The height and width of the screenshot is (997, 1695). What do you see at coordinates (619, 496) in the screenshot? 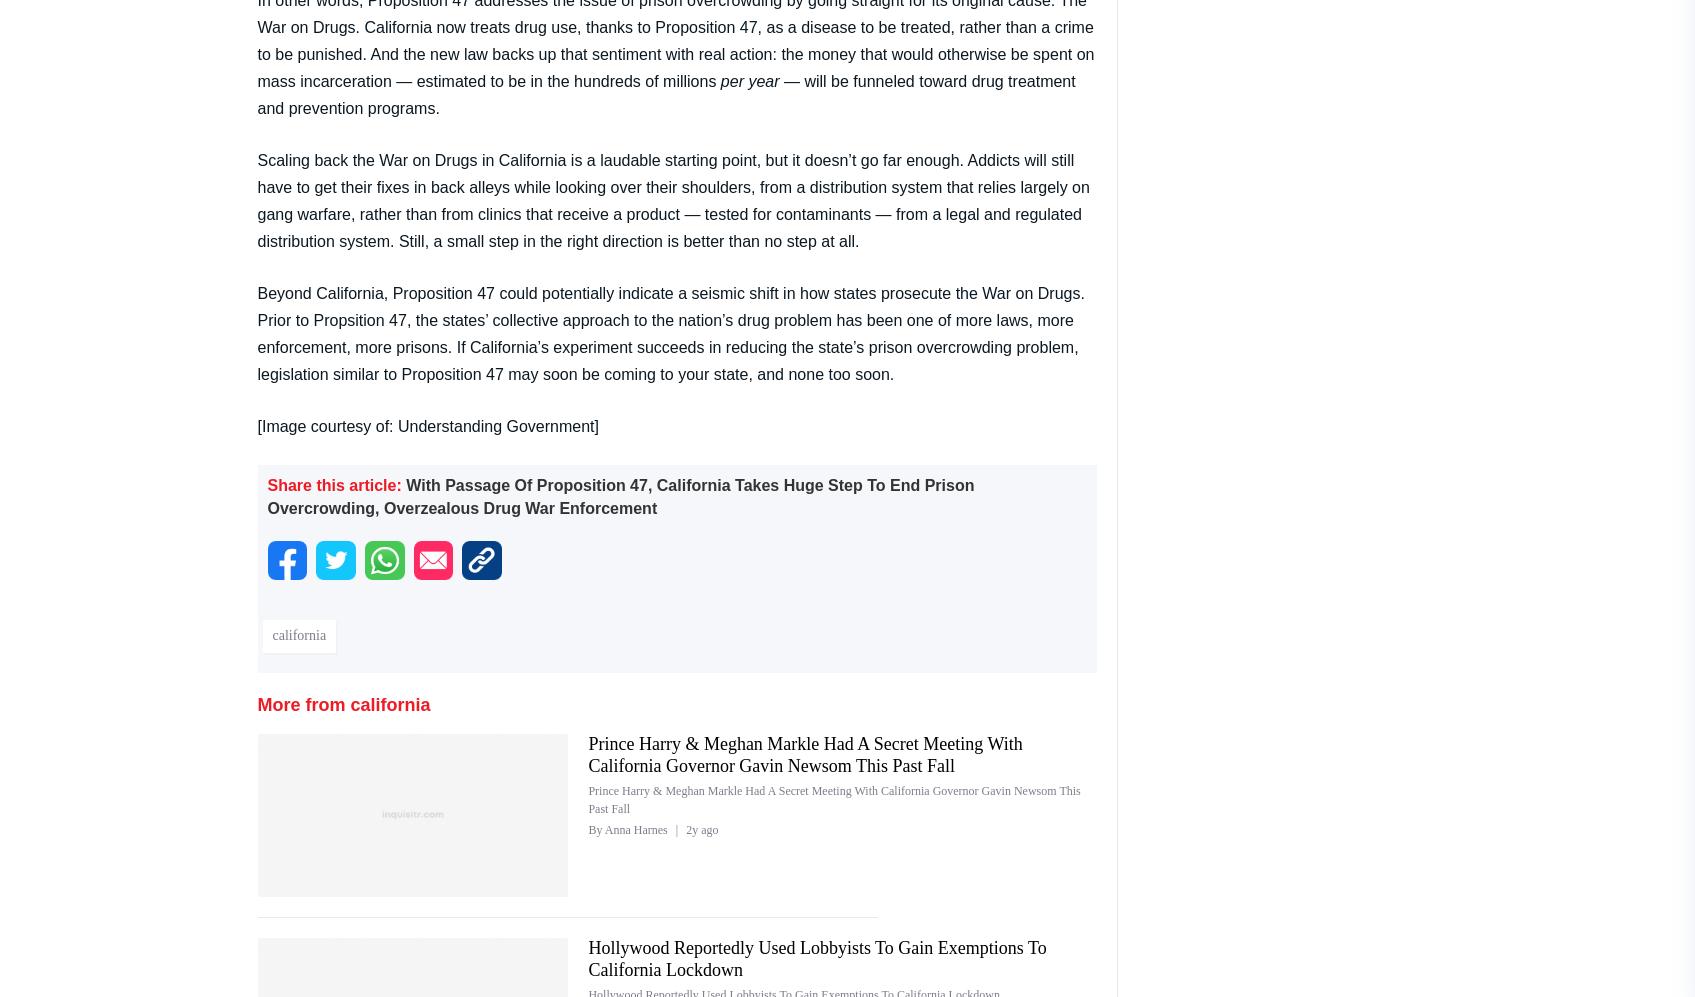
I see `'With Passage Of Proposition 47, California Takes Huge Step To End Prison Overcrowding, Overzealous Drug War Enforcement'` at bounding box center [619, 496].